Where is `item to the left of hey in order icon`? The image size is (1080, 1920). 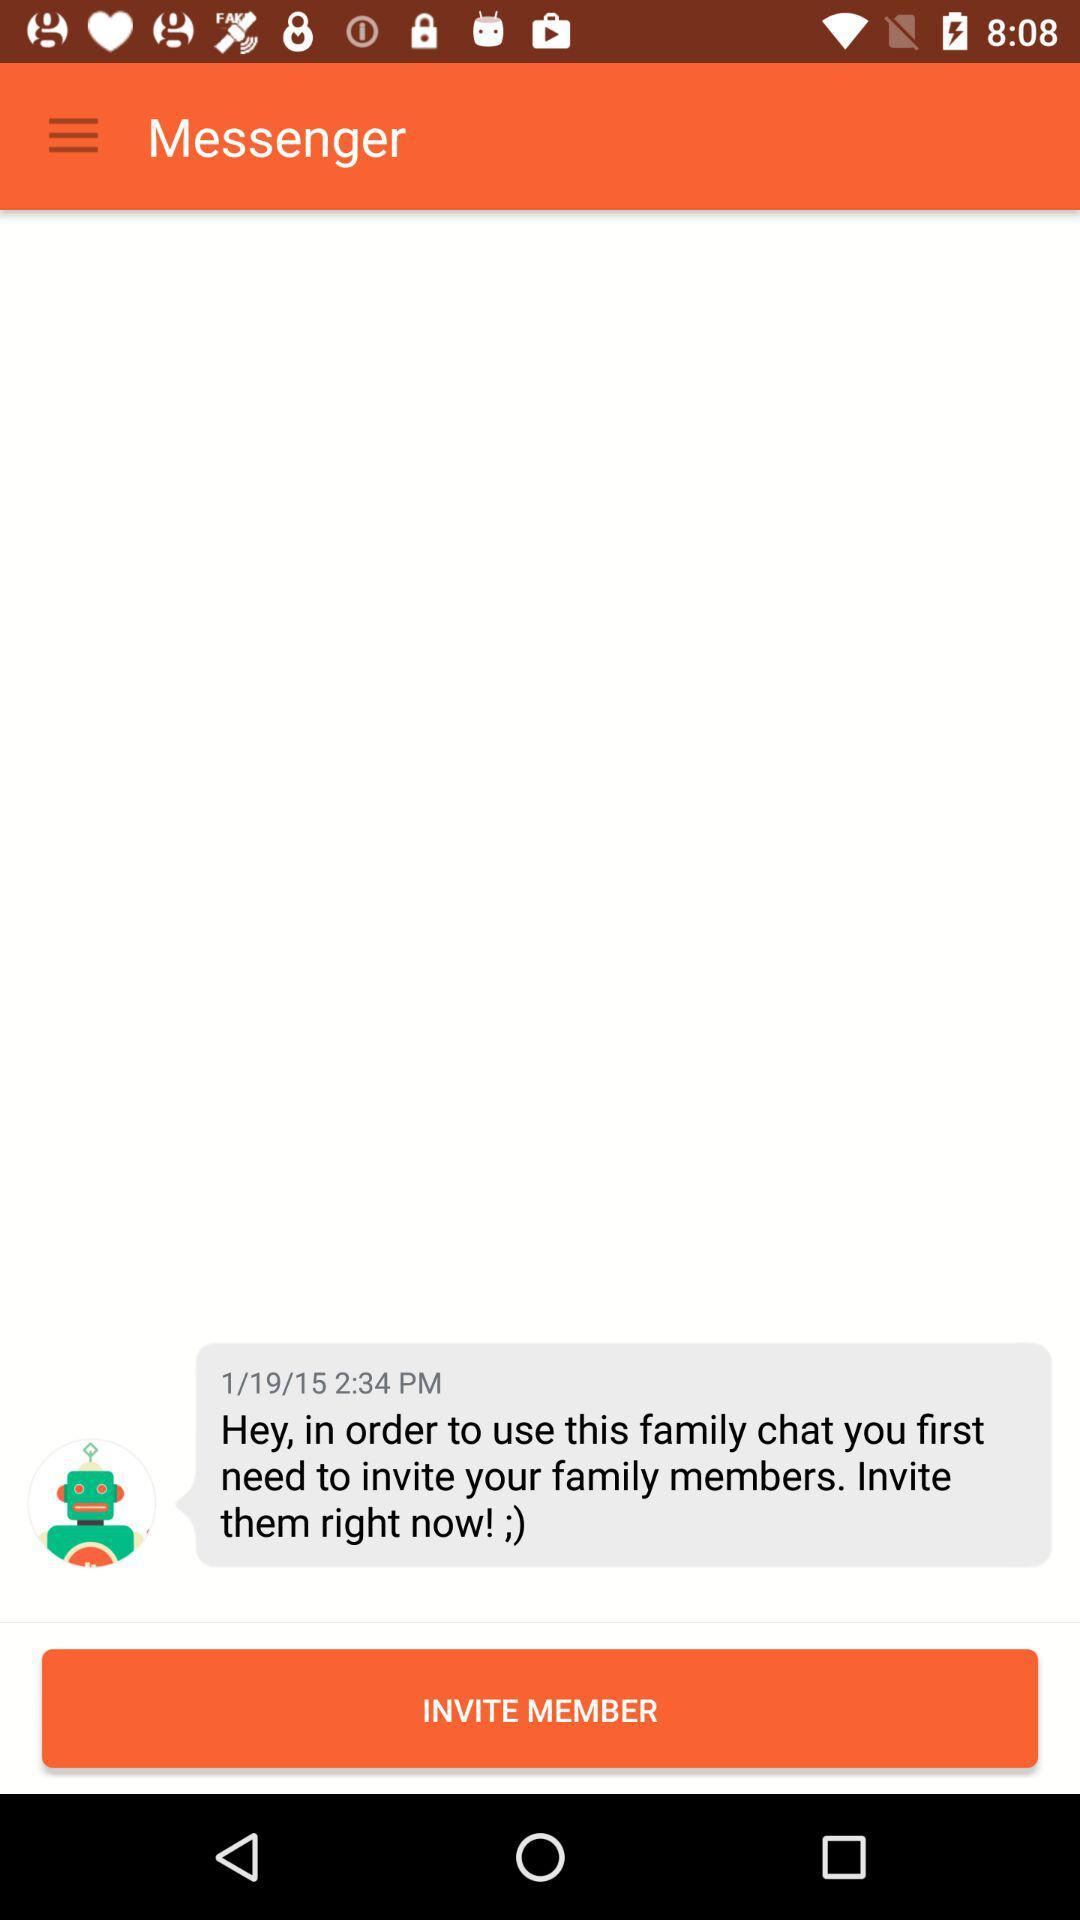
item to the left of hey in order icon is located at coordinates (91, 1503).